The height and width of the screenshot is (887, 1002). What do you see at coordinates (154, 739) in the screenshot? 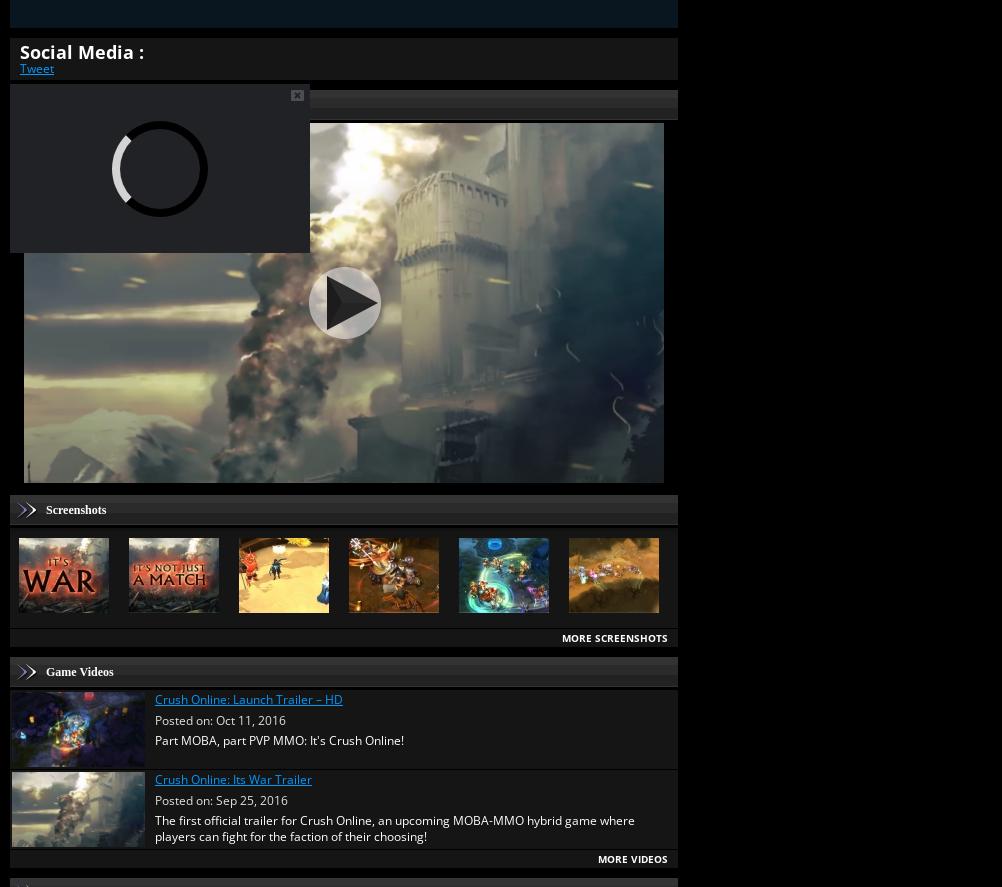
I see `'Part MOBA, part PVP MMO: It's Crush Online!'` at bounding box center [154, 739].